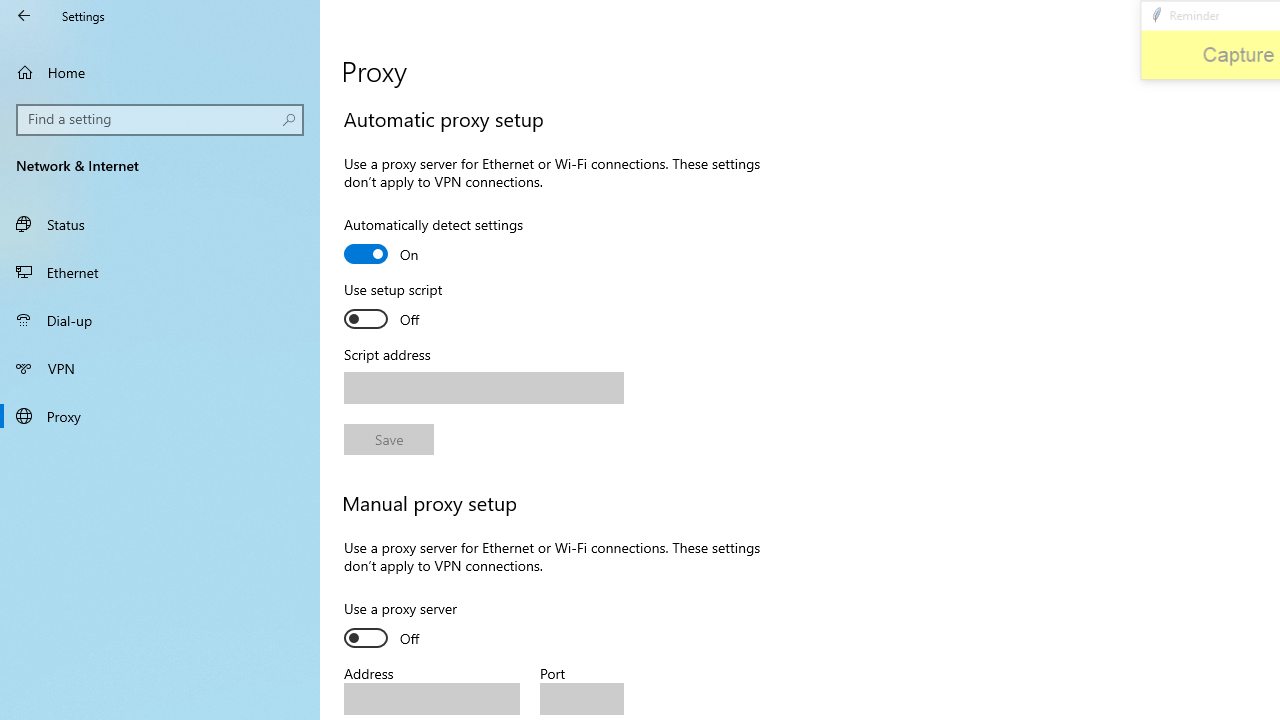  Describe the element at coordinates (160, 319) in the screenshot. I see `'Dial-up'` at that location.